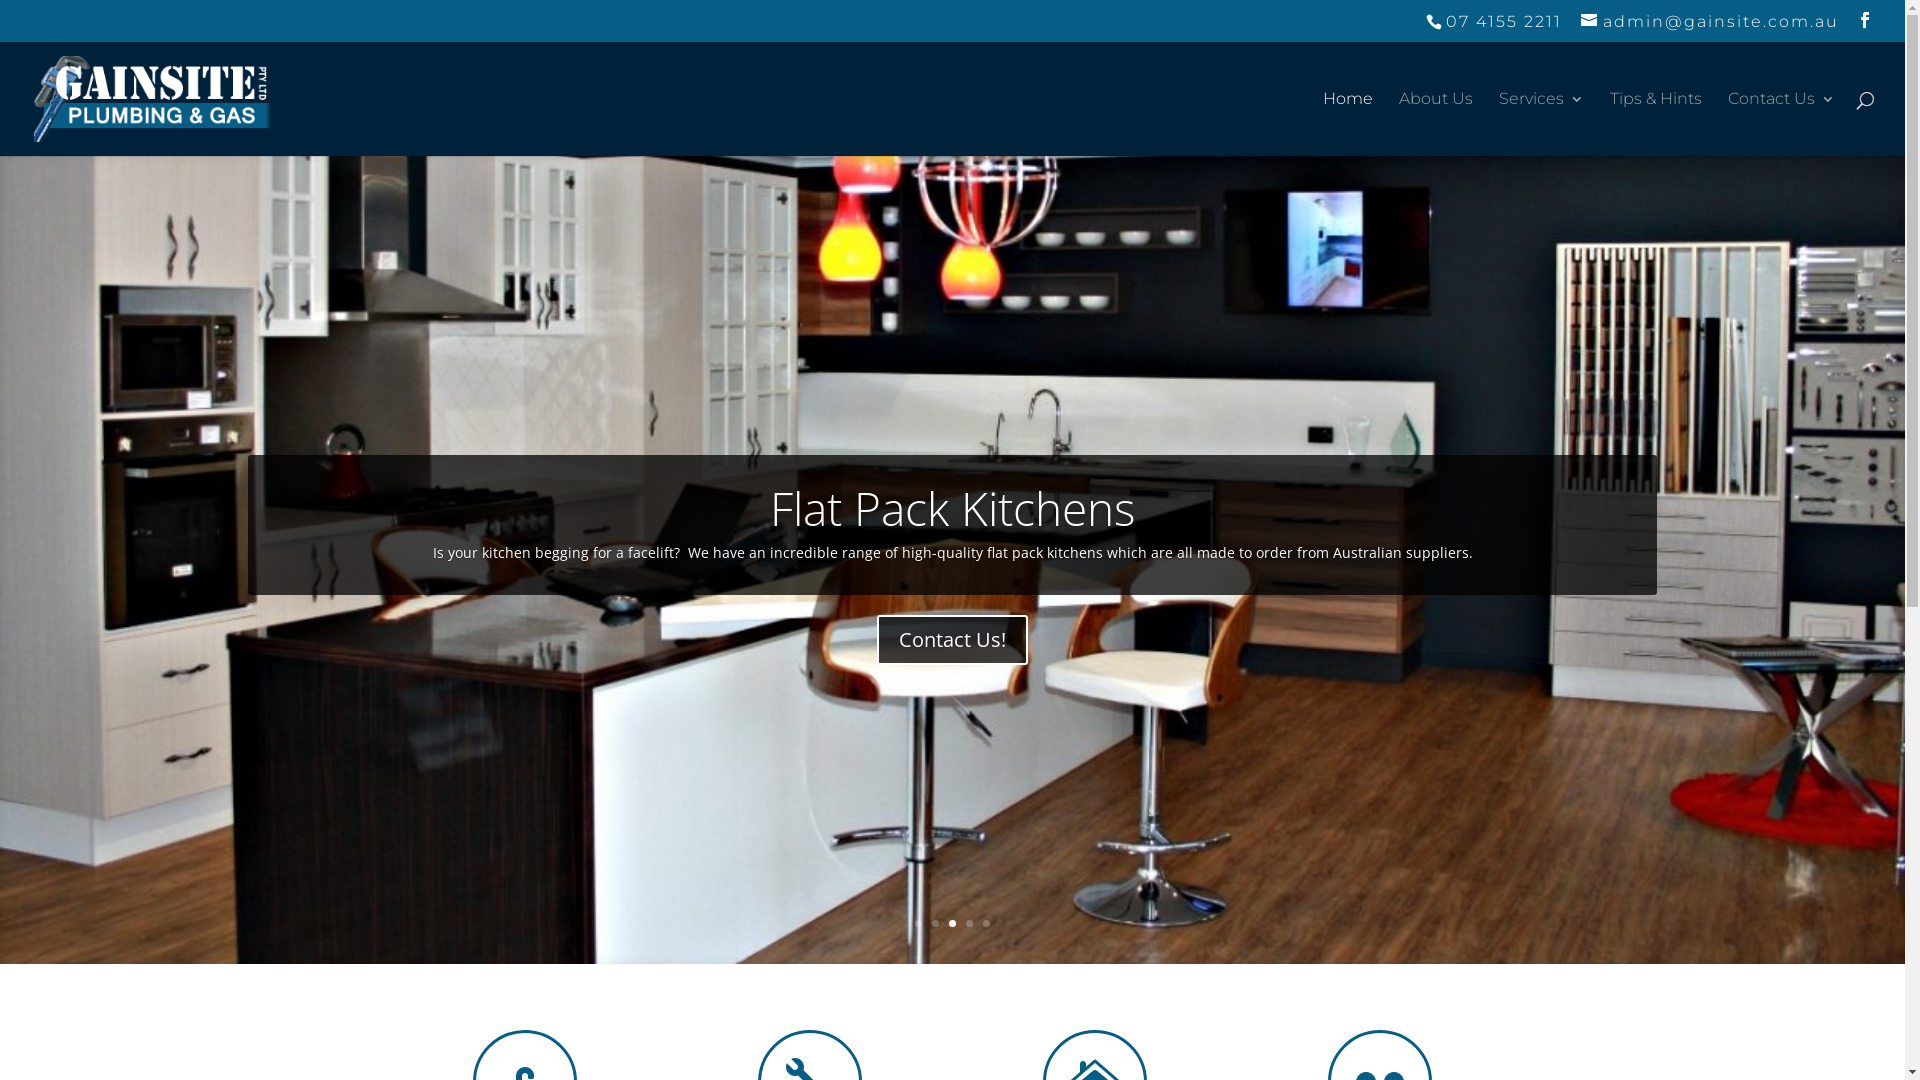  What do you see at coordinates (986, 923) in the screenshot?
I see `'5'` at bounding box center [986, 923].